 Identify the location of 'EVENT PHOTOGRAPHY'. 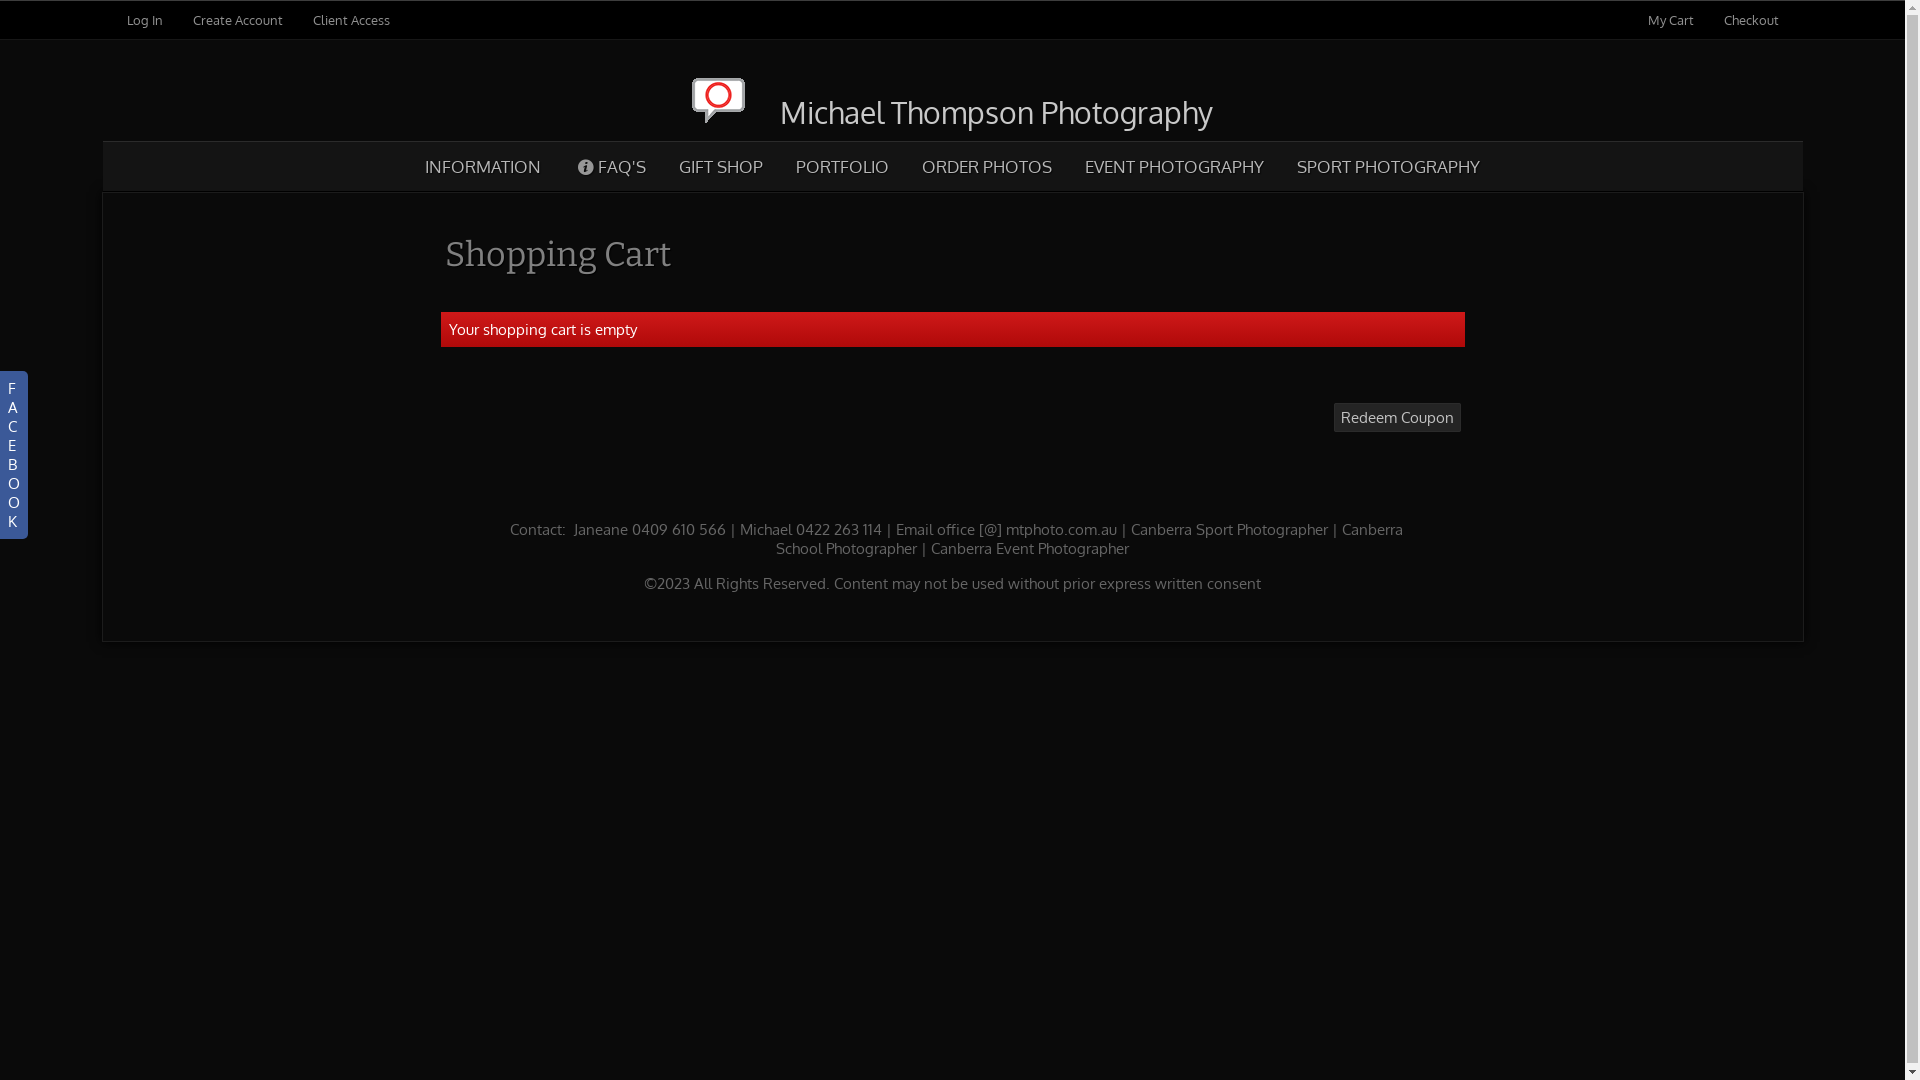
(1067, 165).